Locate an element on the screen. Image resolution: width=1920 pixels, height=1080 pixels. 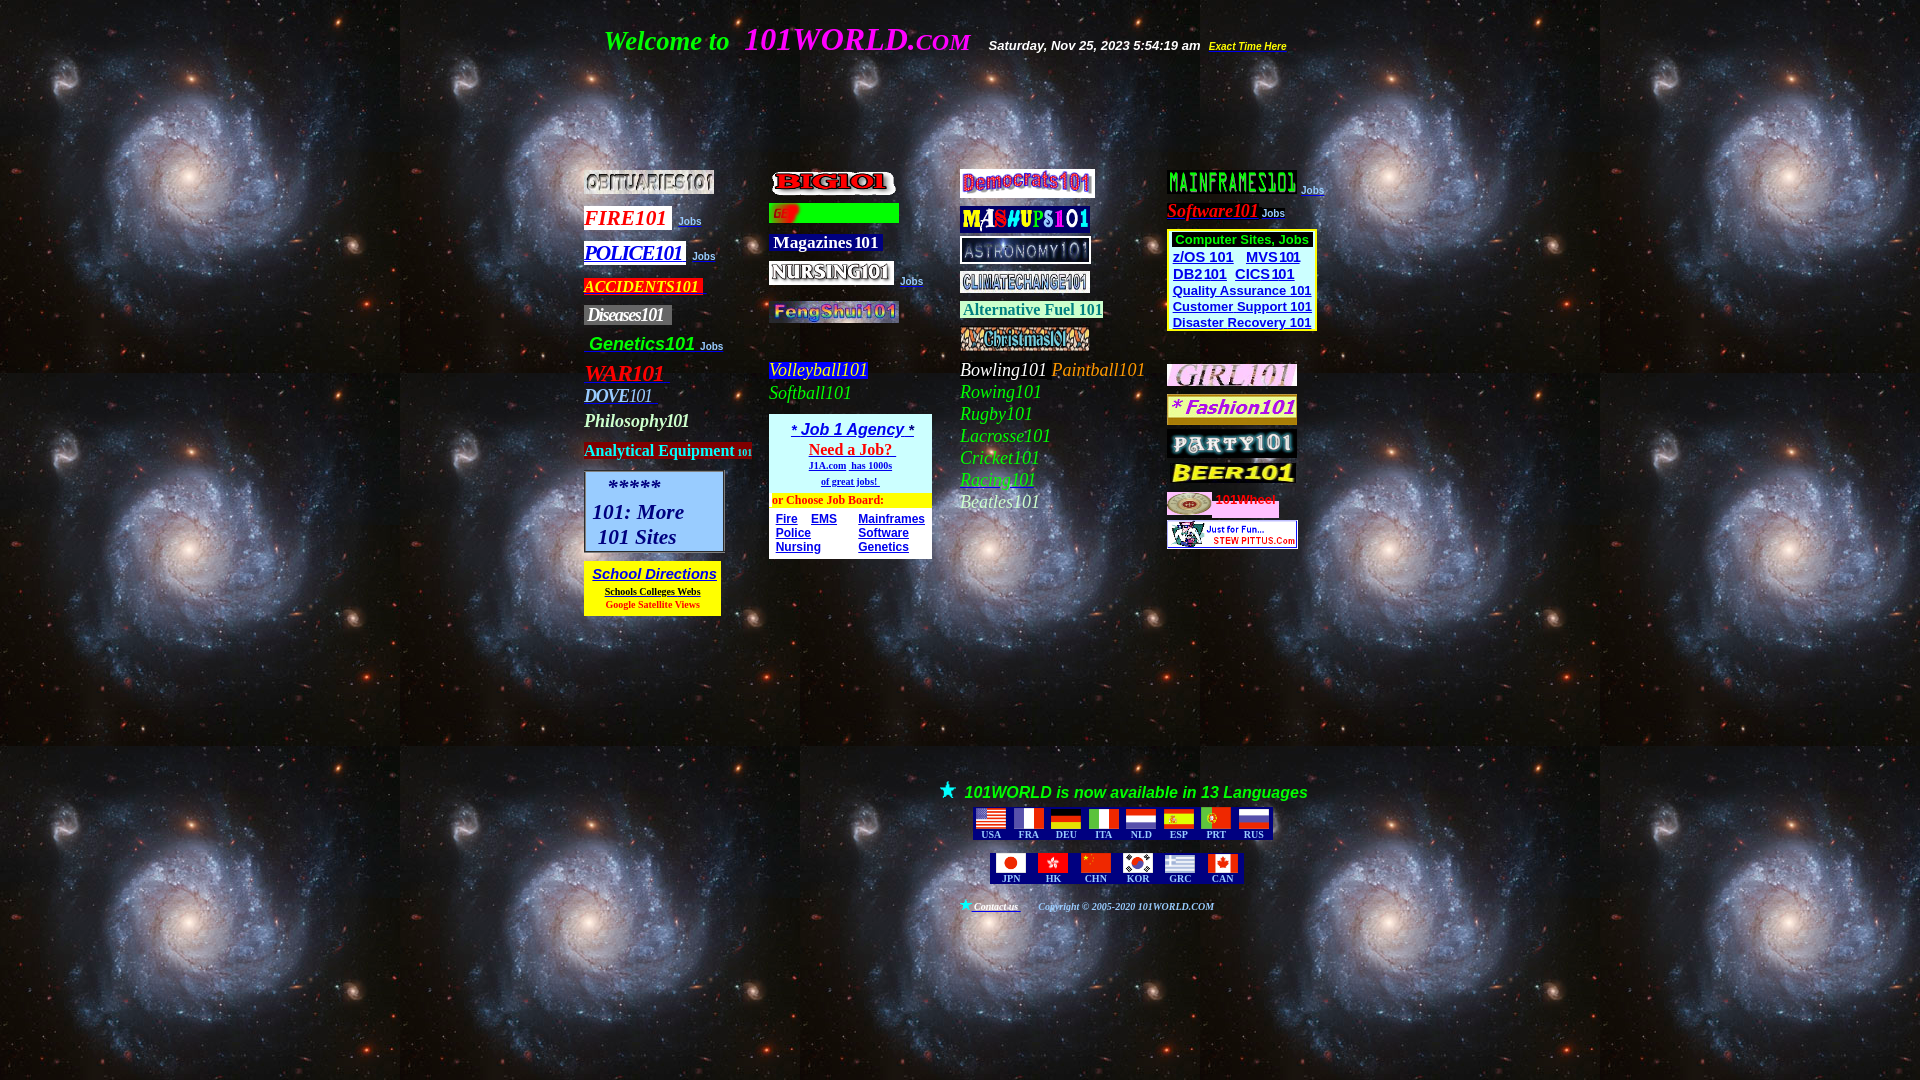
'Rowing101' is located at coordinates (1001, 392).